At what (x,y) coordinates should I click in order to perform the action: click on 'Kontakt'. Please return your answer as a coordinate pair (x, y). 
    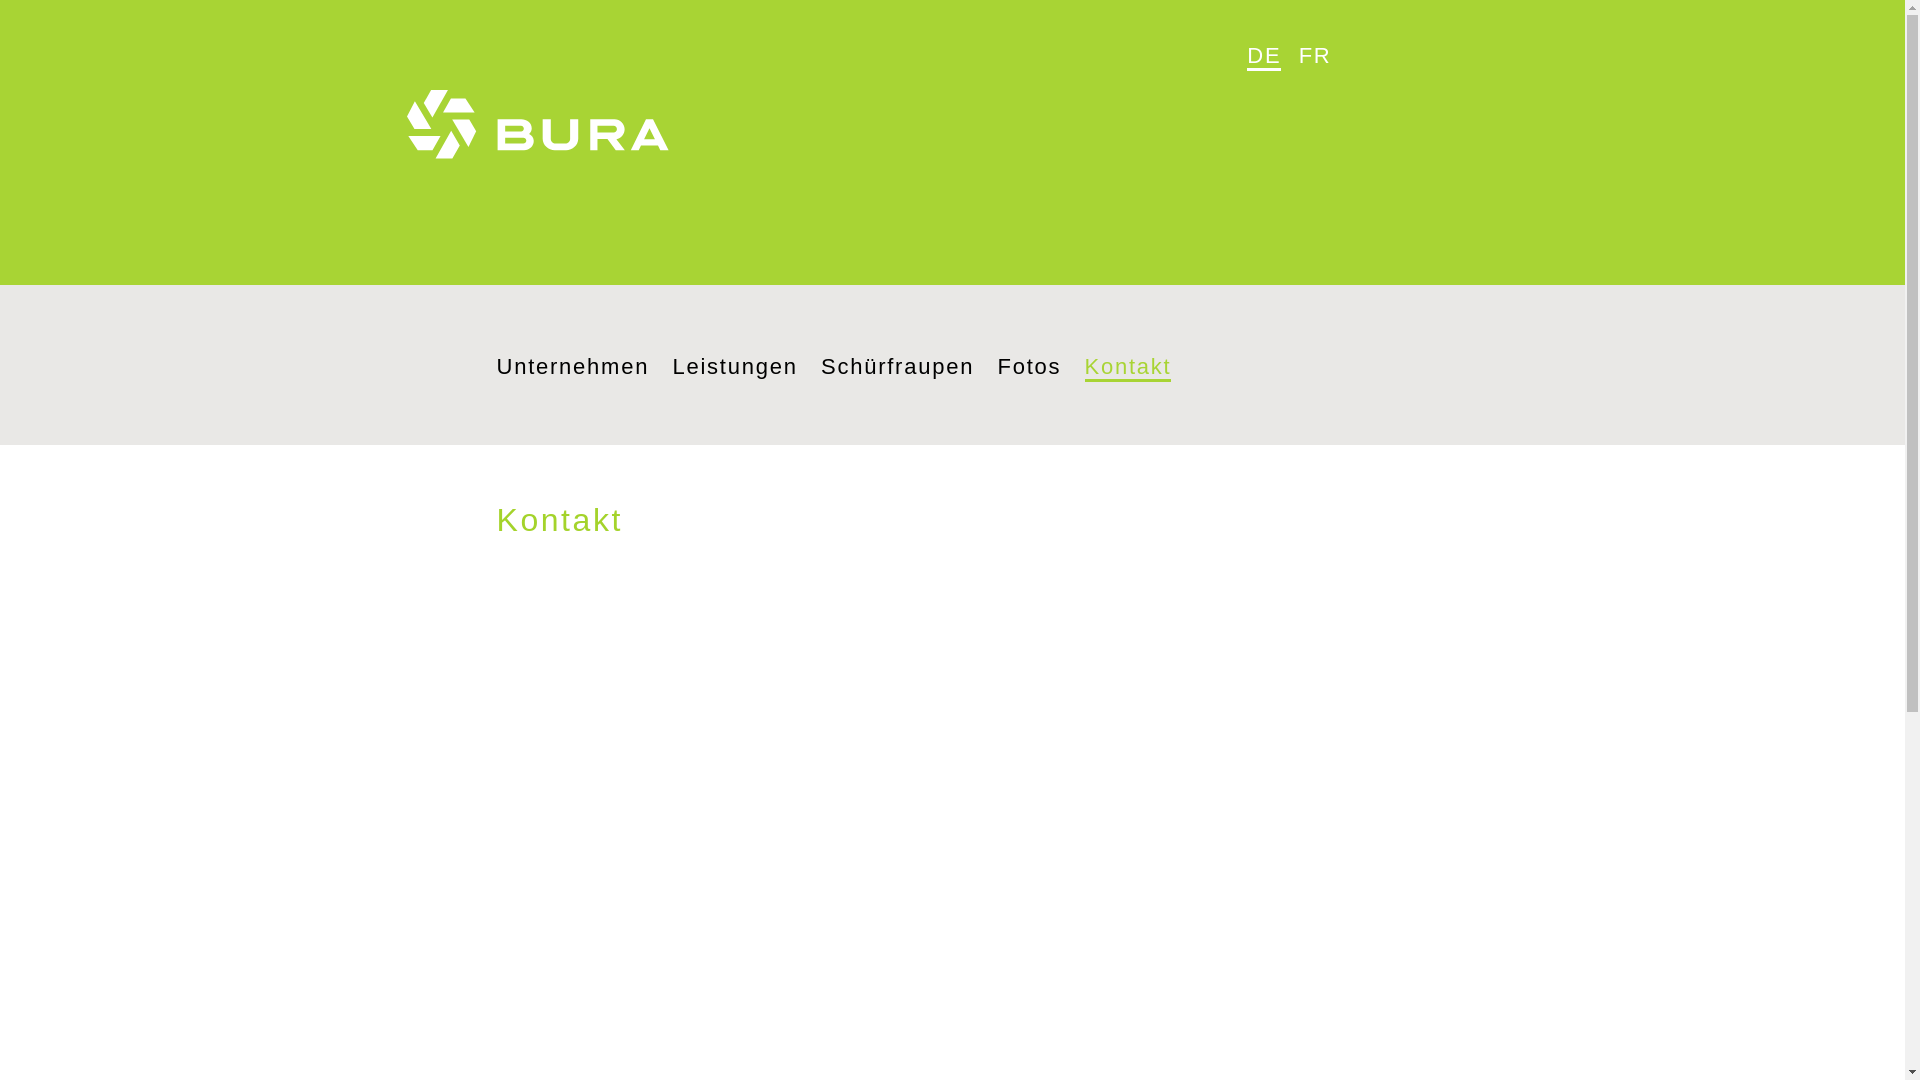
    Looking at the image, I should click on (1128, 367).